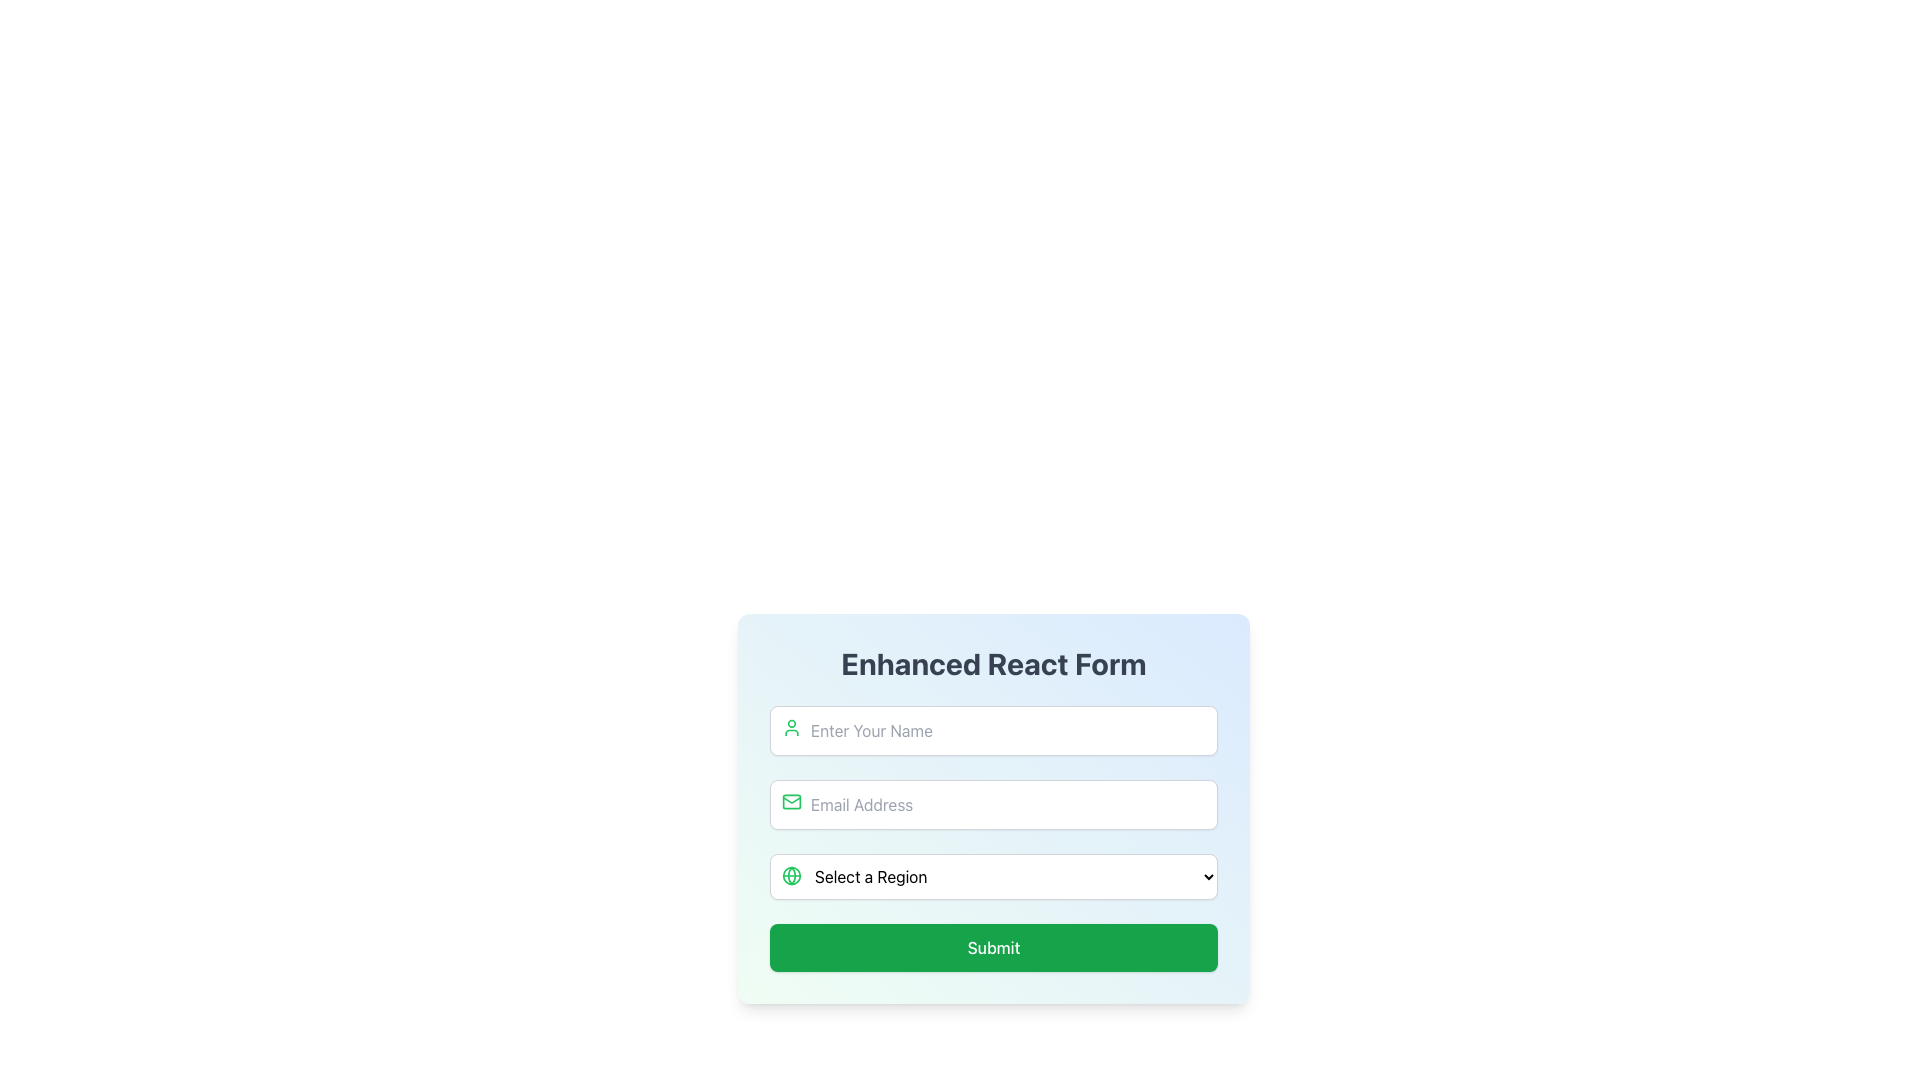  Describe the element at coordinates (993, 875) in the screenshot. I see `the dropdown menu that allows users to select a region from a list of options, positioned above the green 'Submit' button` at that location.